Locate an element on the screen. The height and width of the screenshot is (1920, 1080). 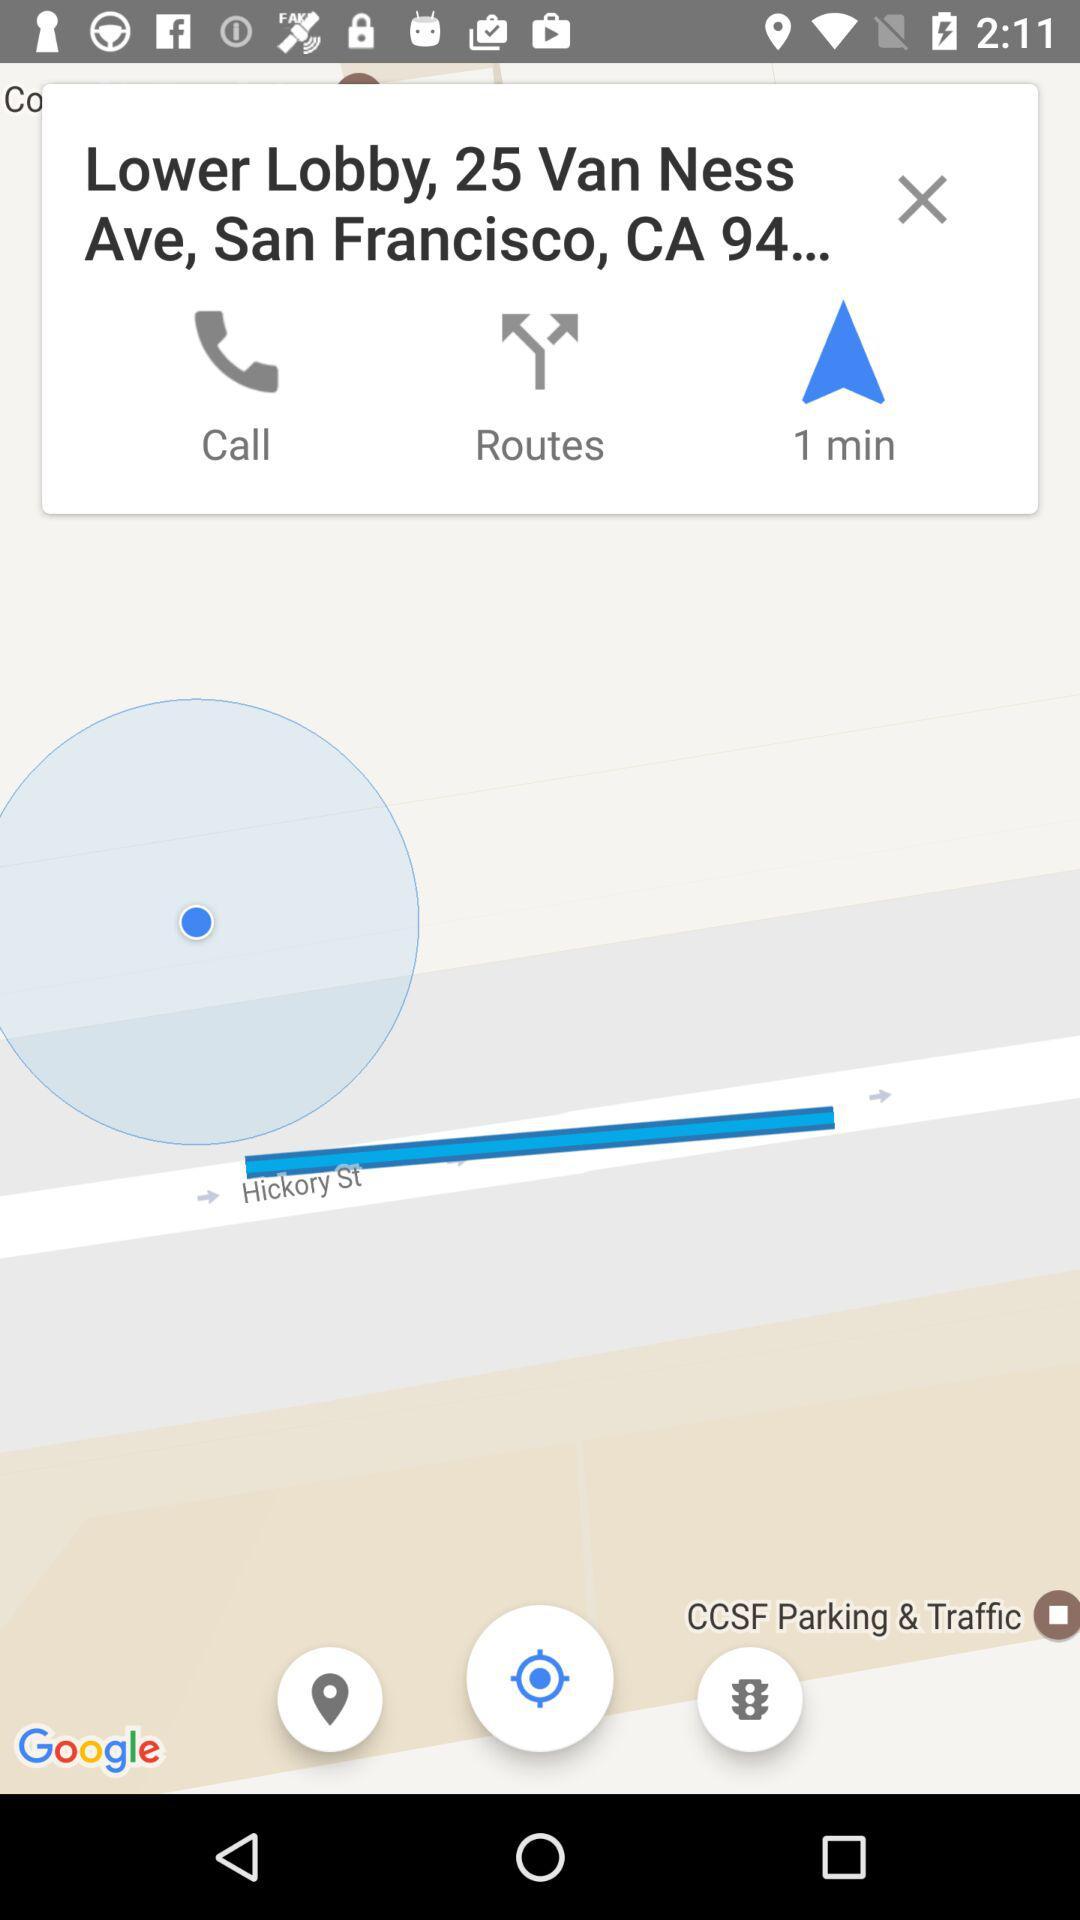
the icon which is on the right side of location pin icon is located at coordinates (540, 1678).